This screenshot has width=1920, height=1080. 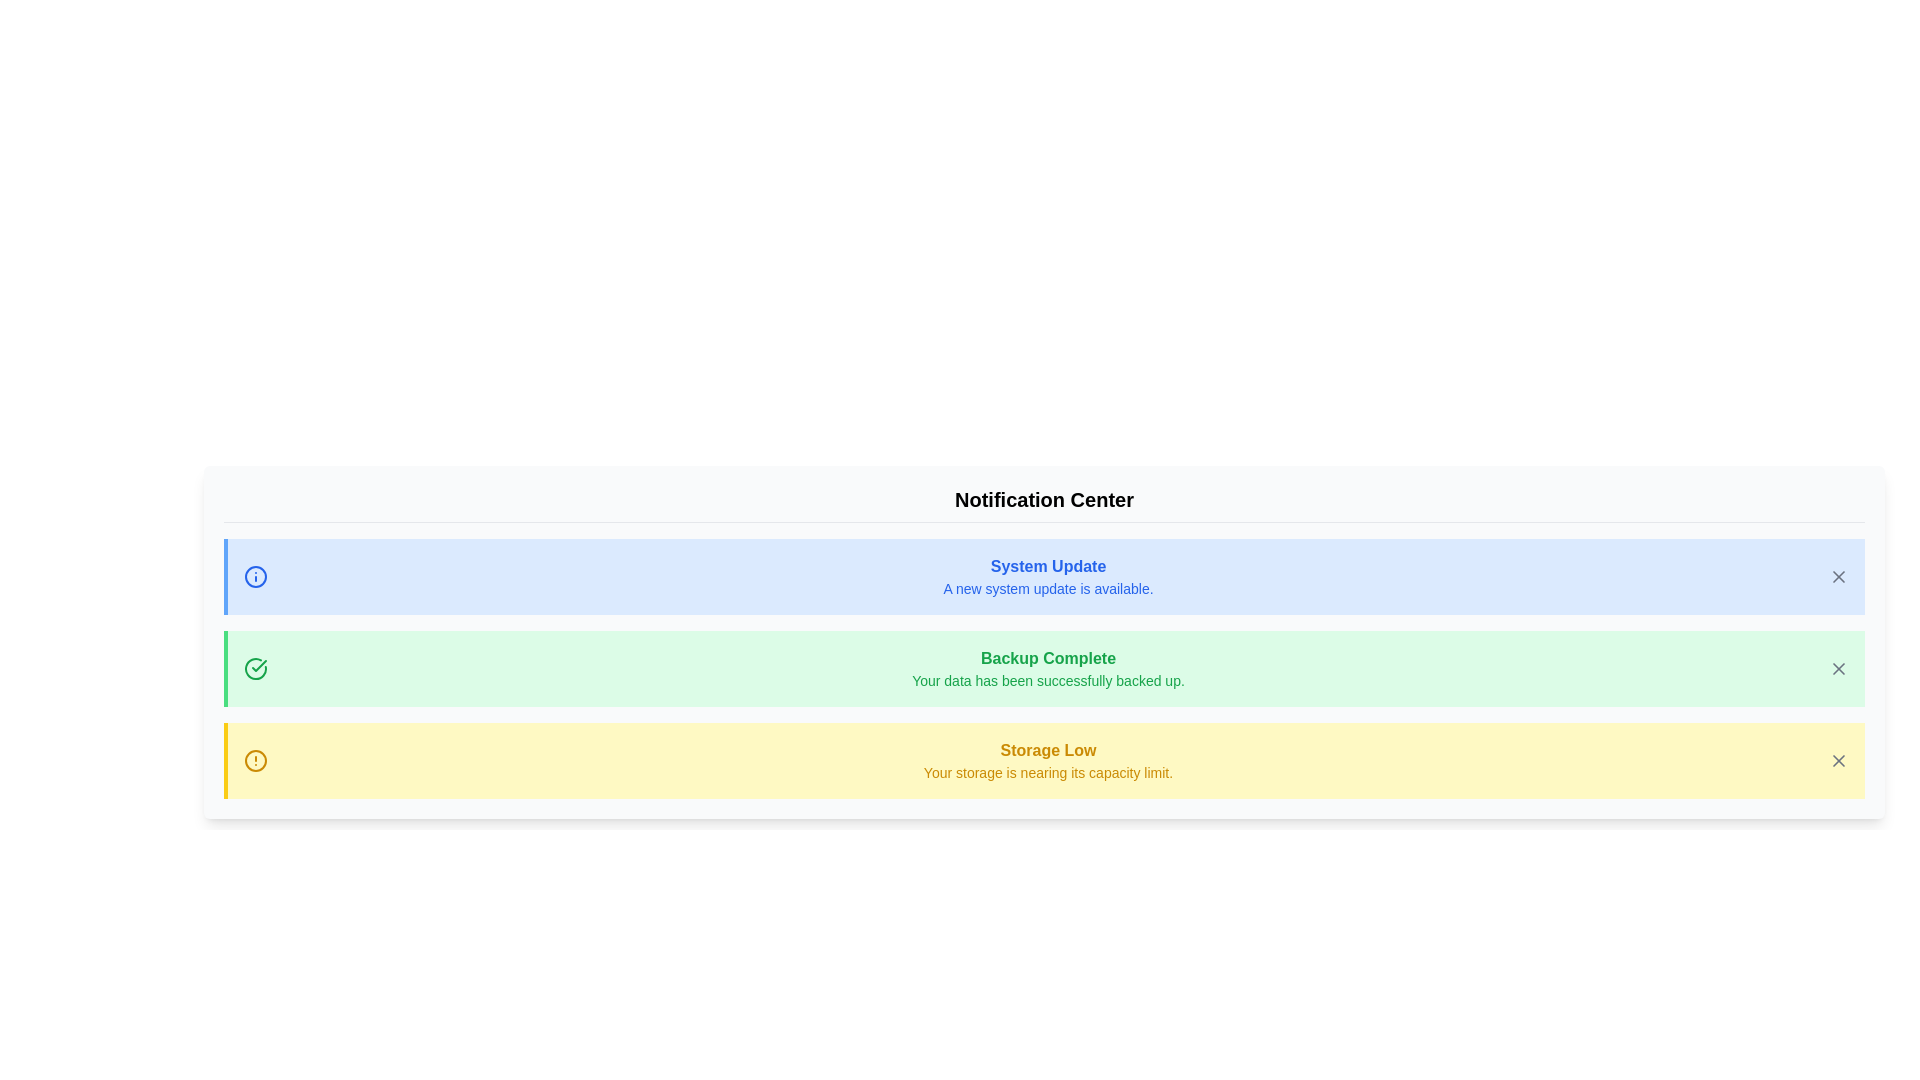 I want to click on the title of the notification to read its details, so click(x=1042, y=577).